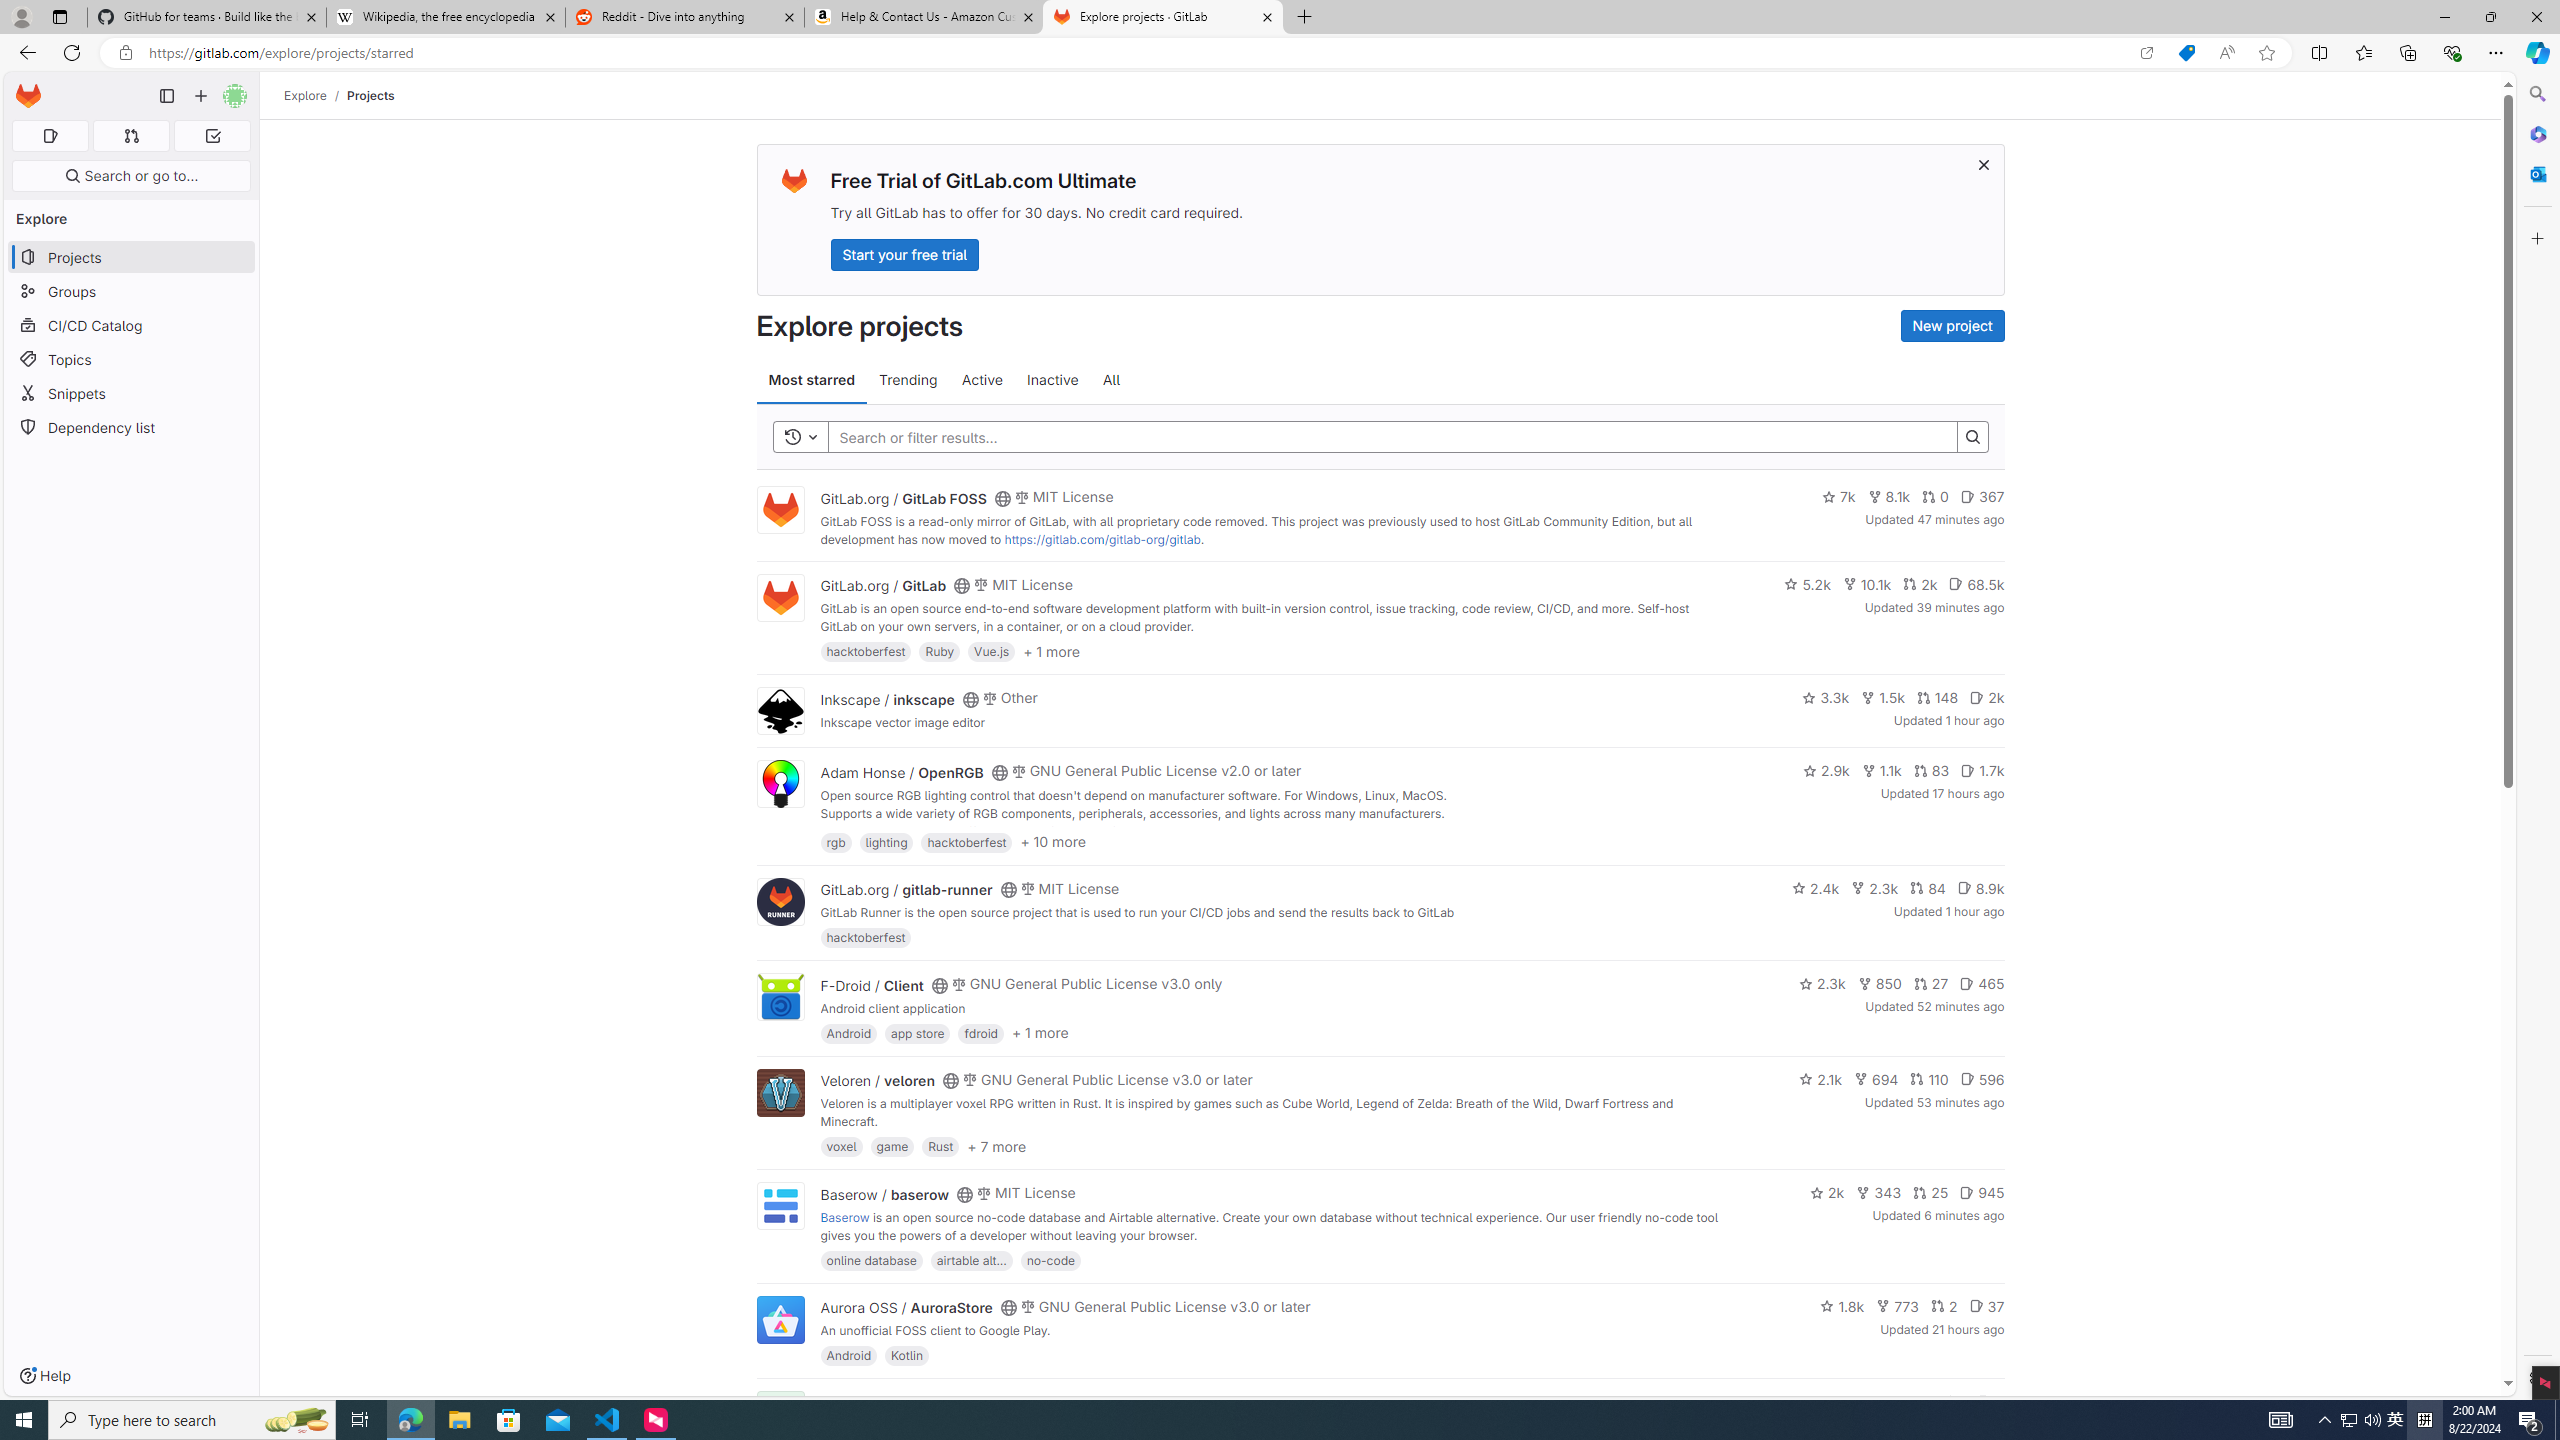  What do you see at coordinates (1842, 1305) in the screenshot?
I see `'1.8k'` at bounding box center [1842, 1305].